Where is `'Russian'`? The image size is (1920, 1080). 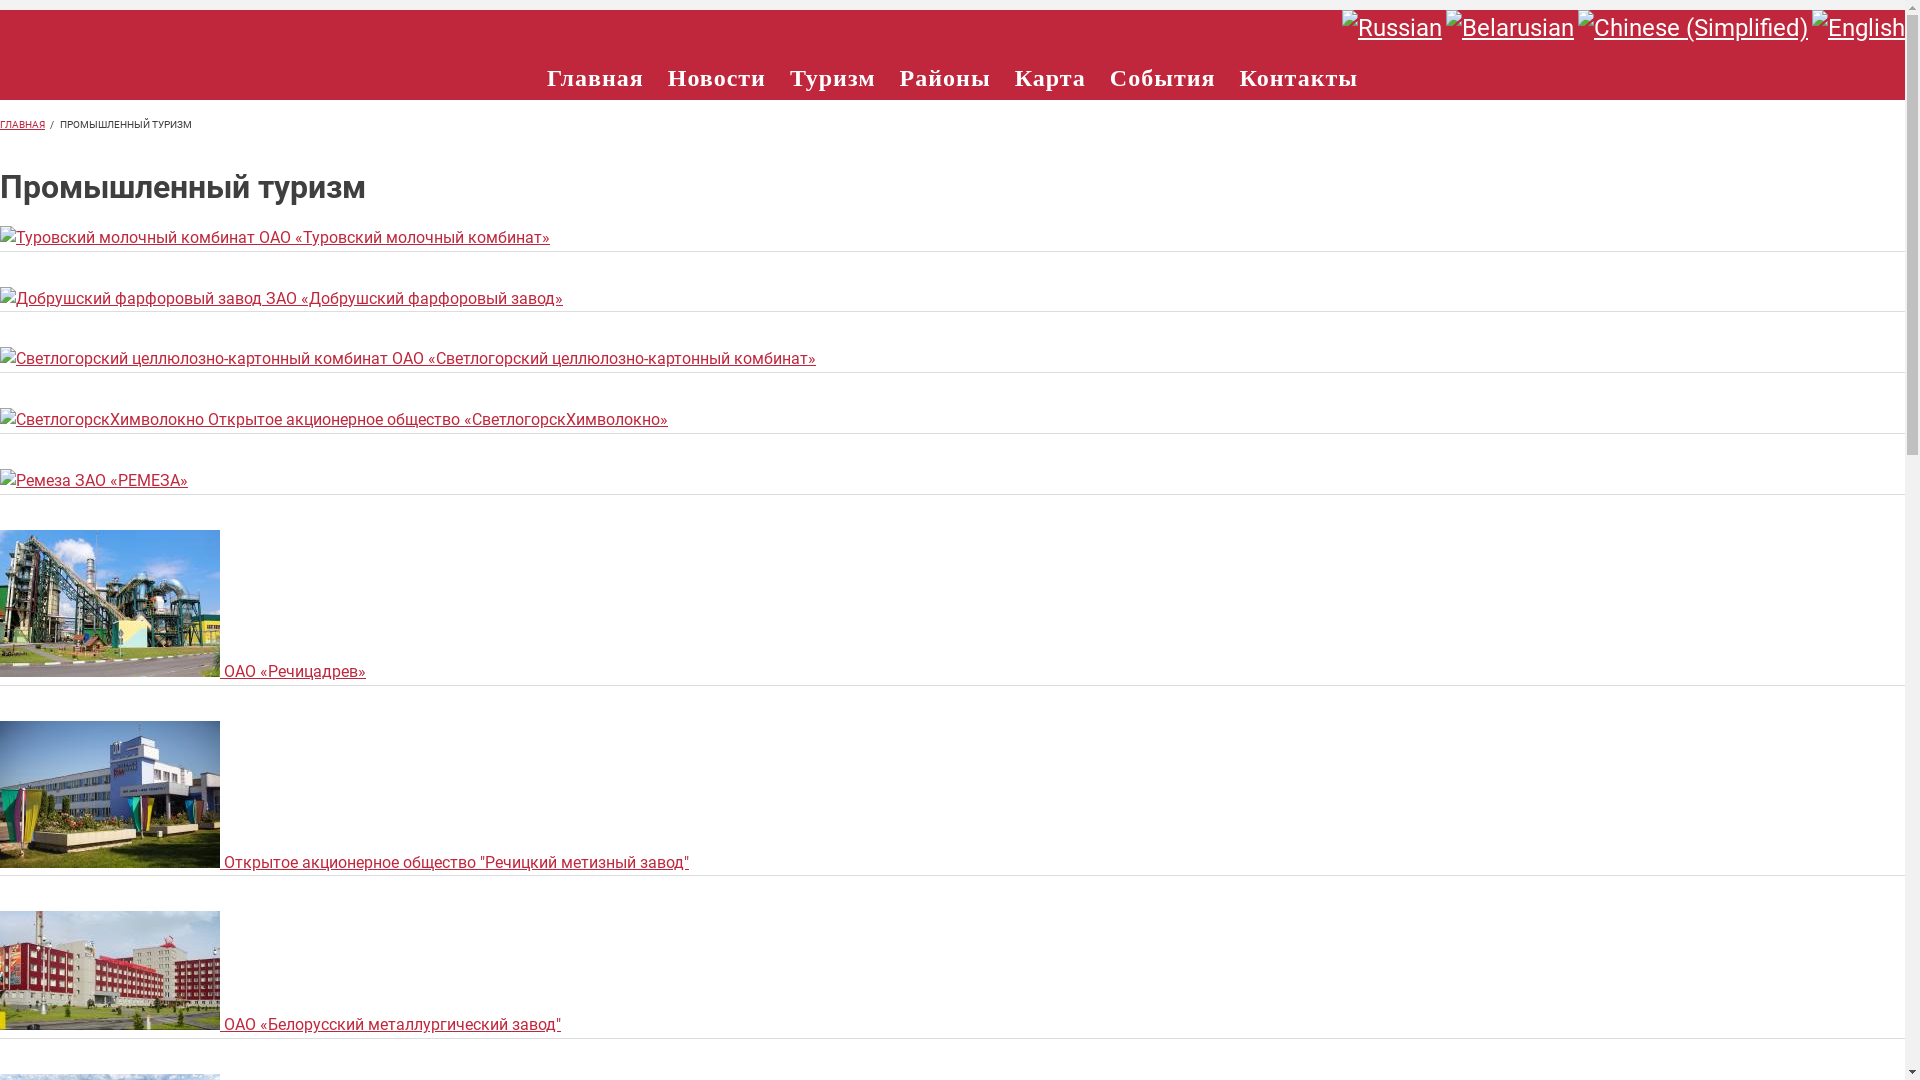 'Russian' is located at coordinates (1391, 27).